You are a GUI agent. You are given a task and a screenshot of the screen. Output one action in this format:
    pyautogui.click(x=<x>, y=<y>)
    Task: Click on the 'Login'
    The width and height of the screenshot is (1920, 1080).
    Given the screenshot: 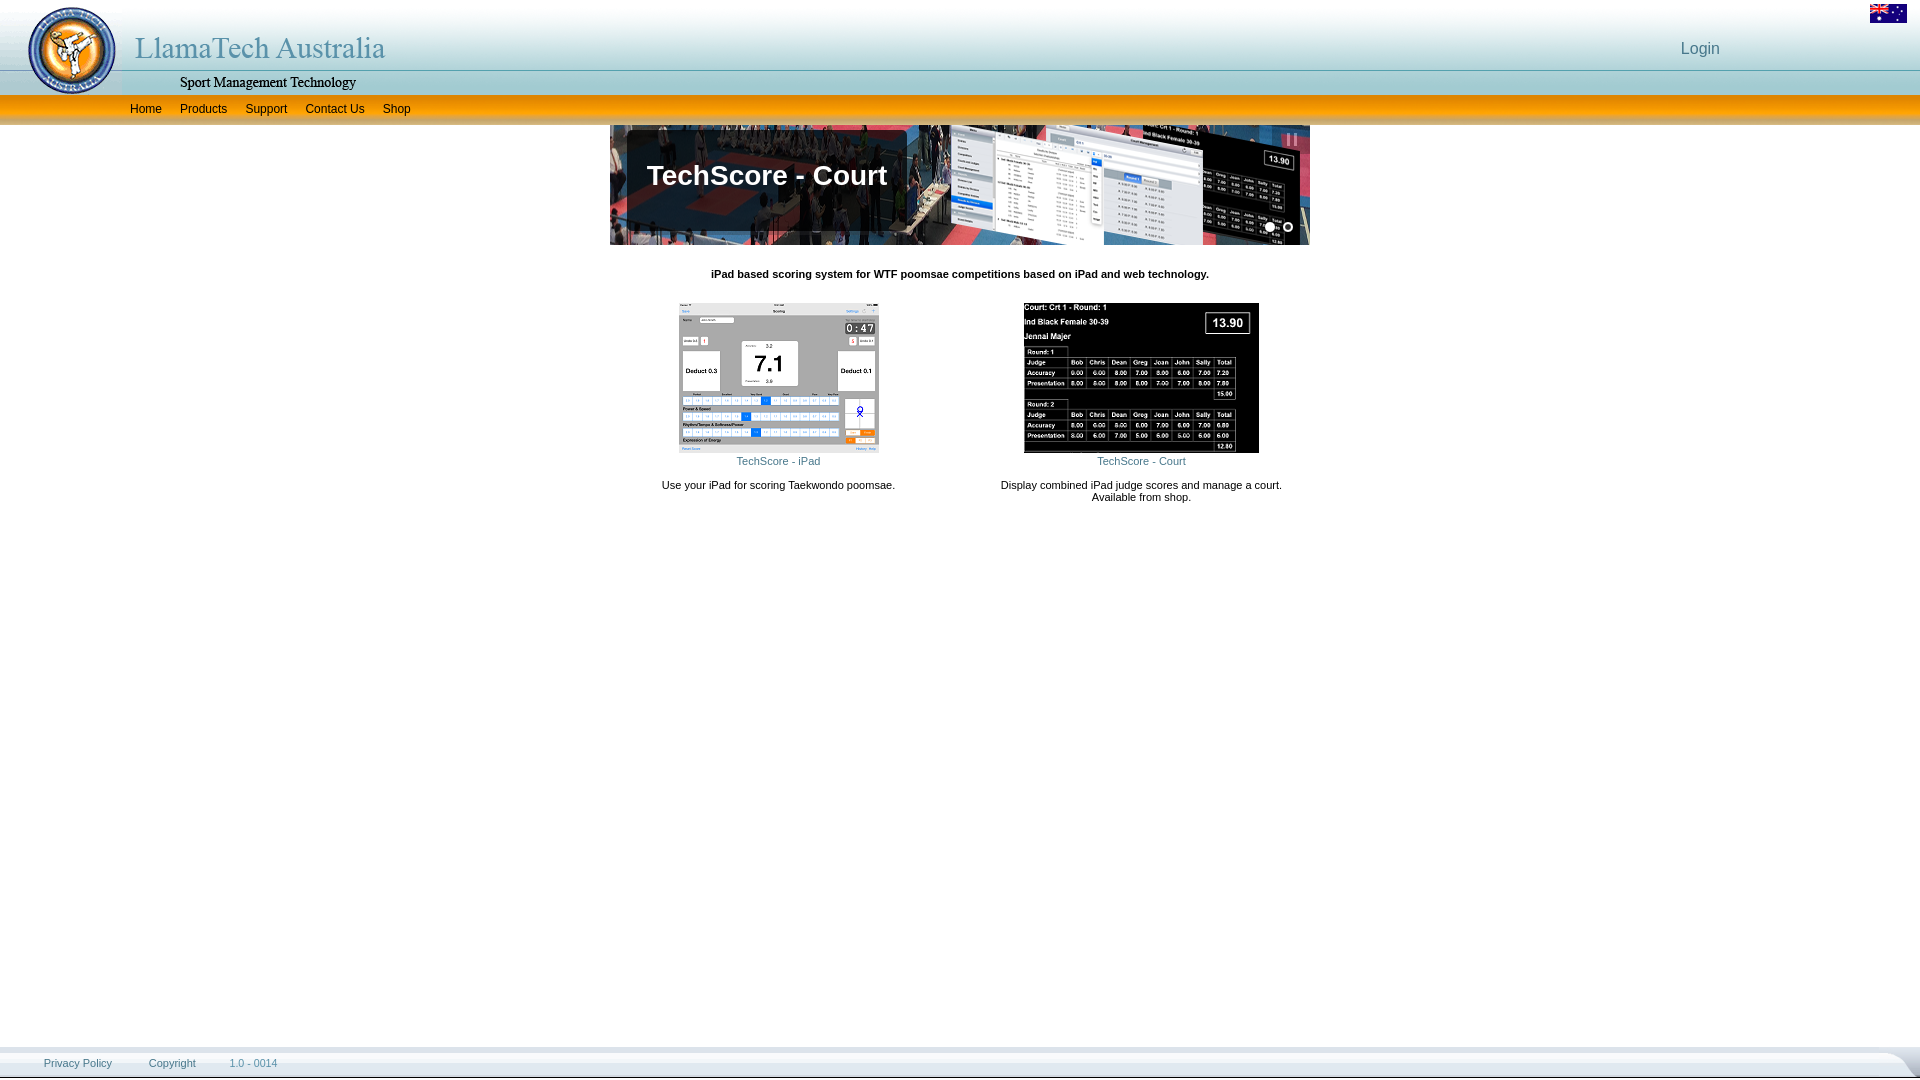 What is the action you would take?
    pyautogui.click(x=1699, y=47)
    